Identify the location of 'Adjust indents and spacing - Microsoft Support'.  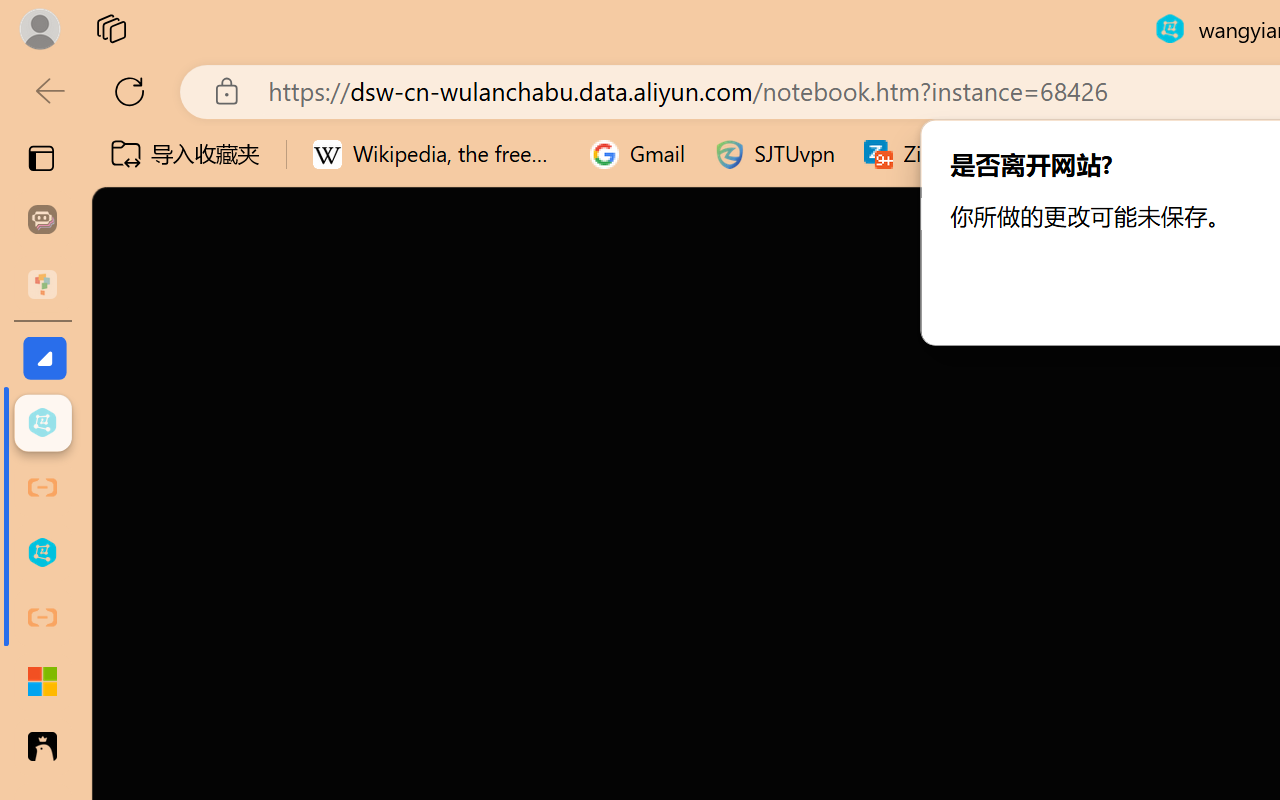
(42, 682).